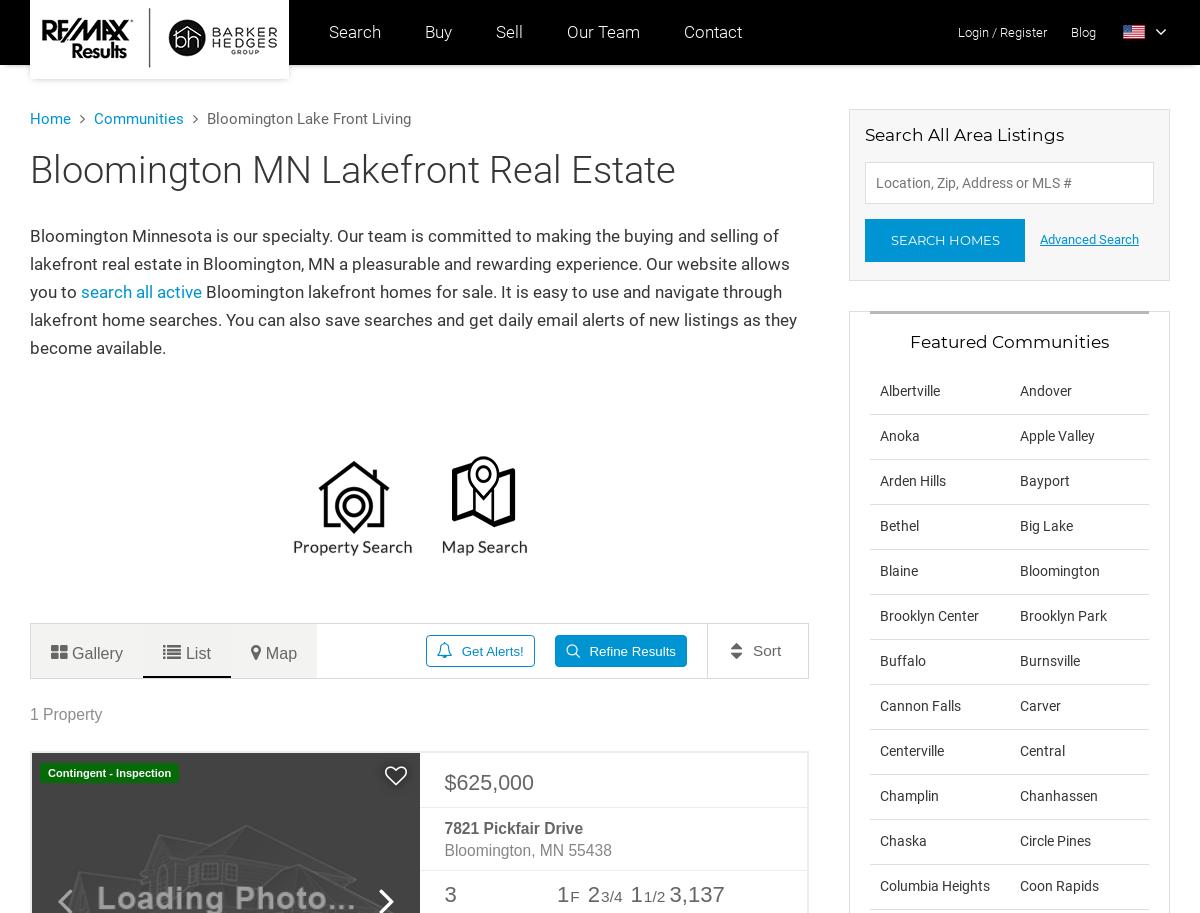  I want to click on 'Bayport', so click(1019, 479).